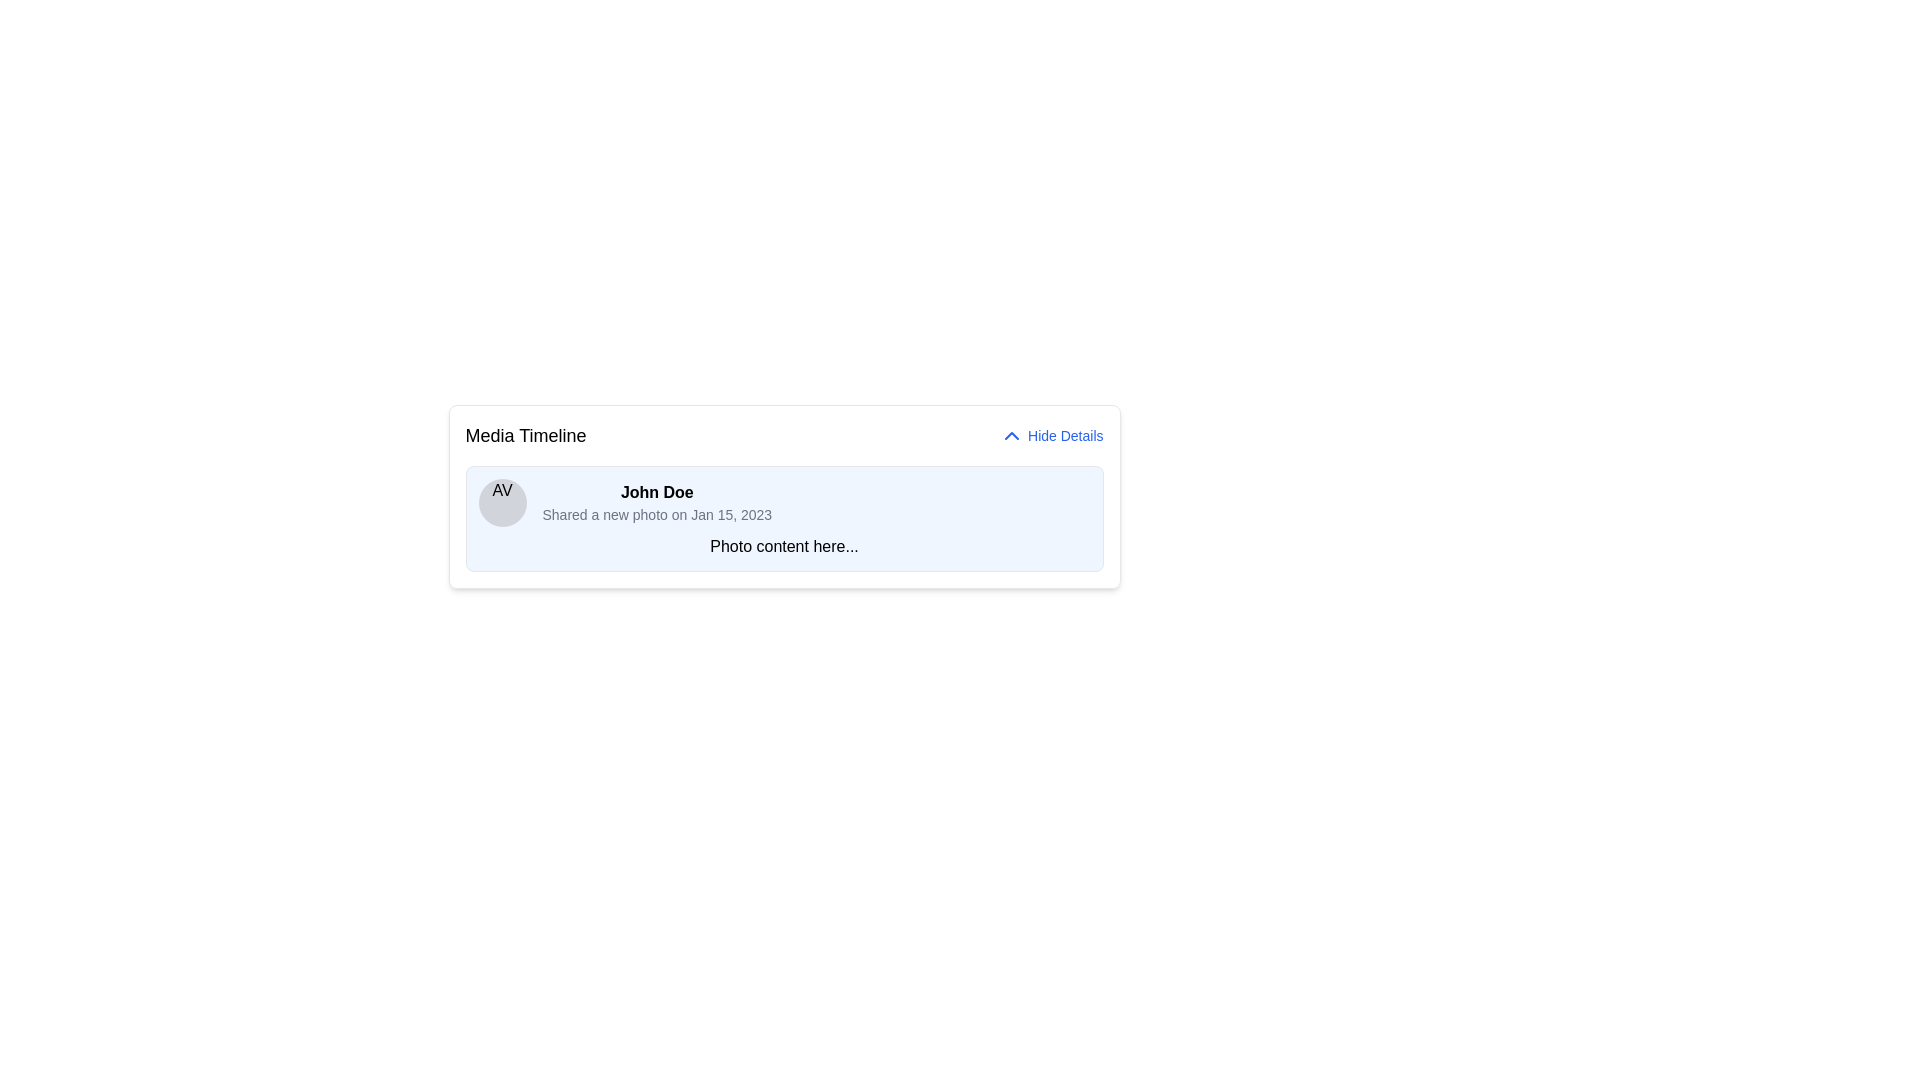  Describe the element at coordinates (1050, 434) in the screenshot. I see `the 'Hide Details' button with an upward-pointing chevron icon located in the upper-right corner of the 'Media Timeline' section to hide details` at that location.